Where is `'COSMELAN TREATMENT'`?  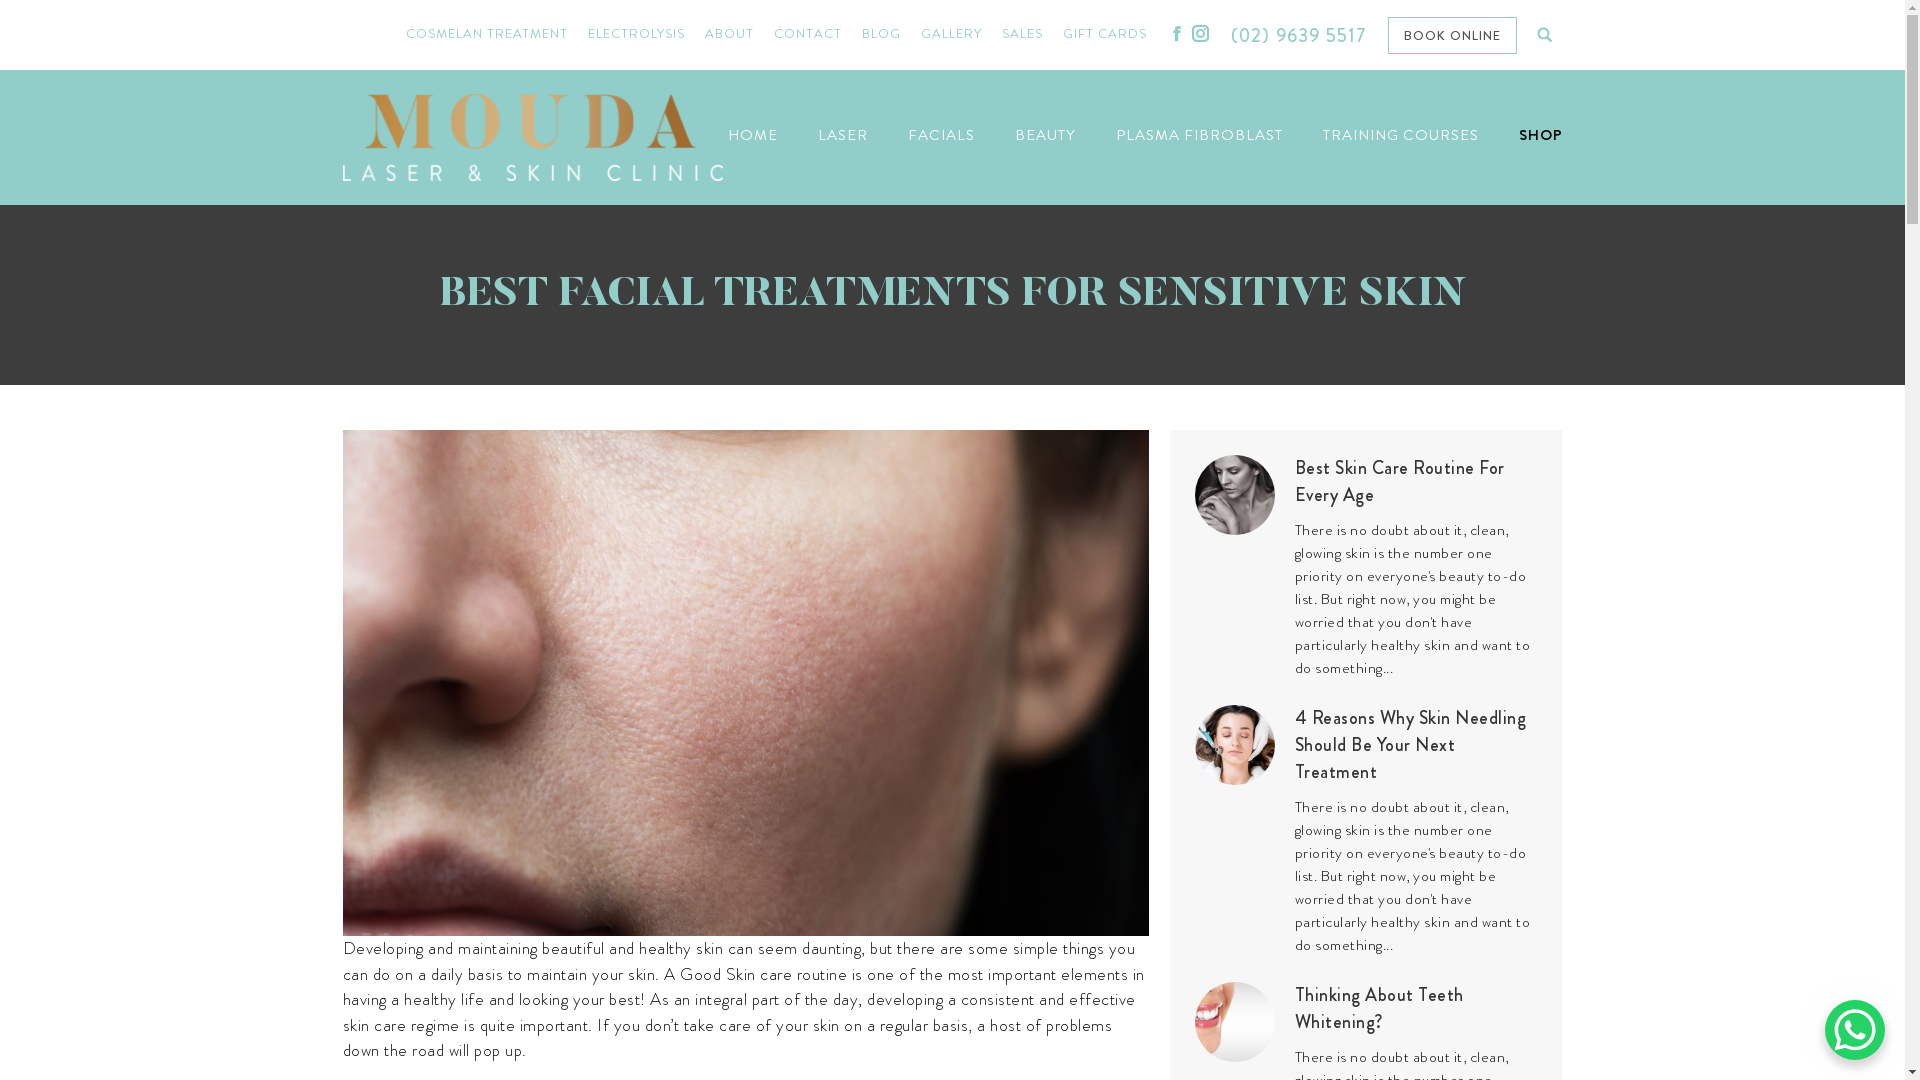 'COSMELAN TREATMENT' is located at coordinates (405, 34).